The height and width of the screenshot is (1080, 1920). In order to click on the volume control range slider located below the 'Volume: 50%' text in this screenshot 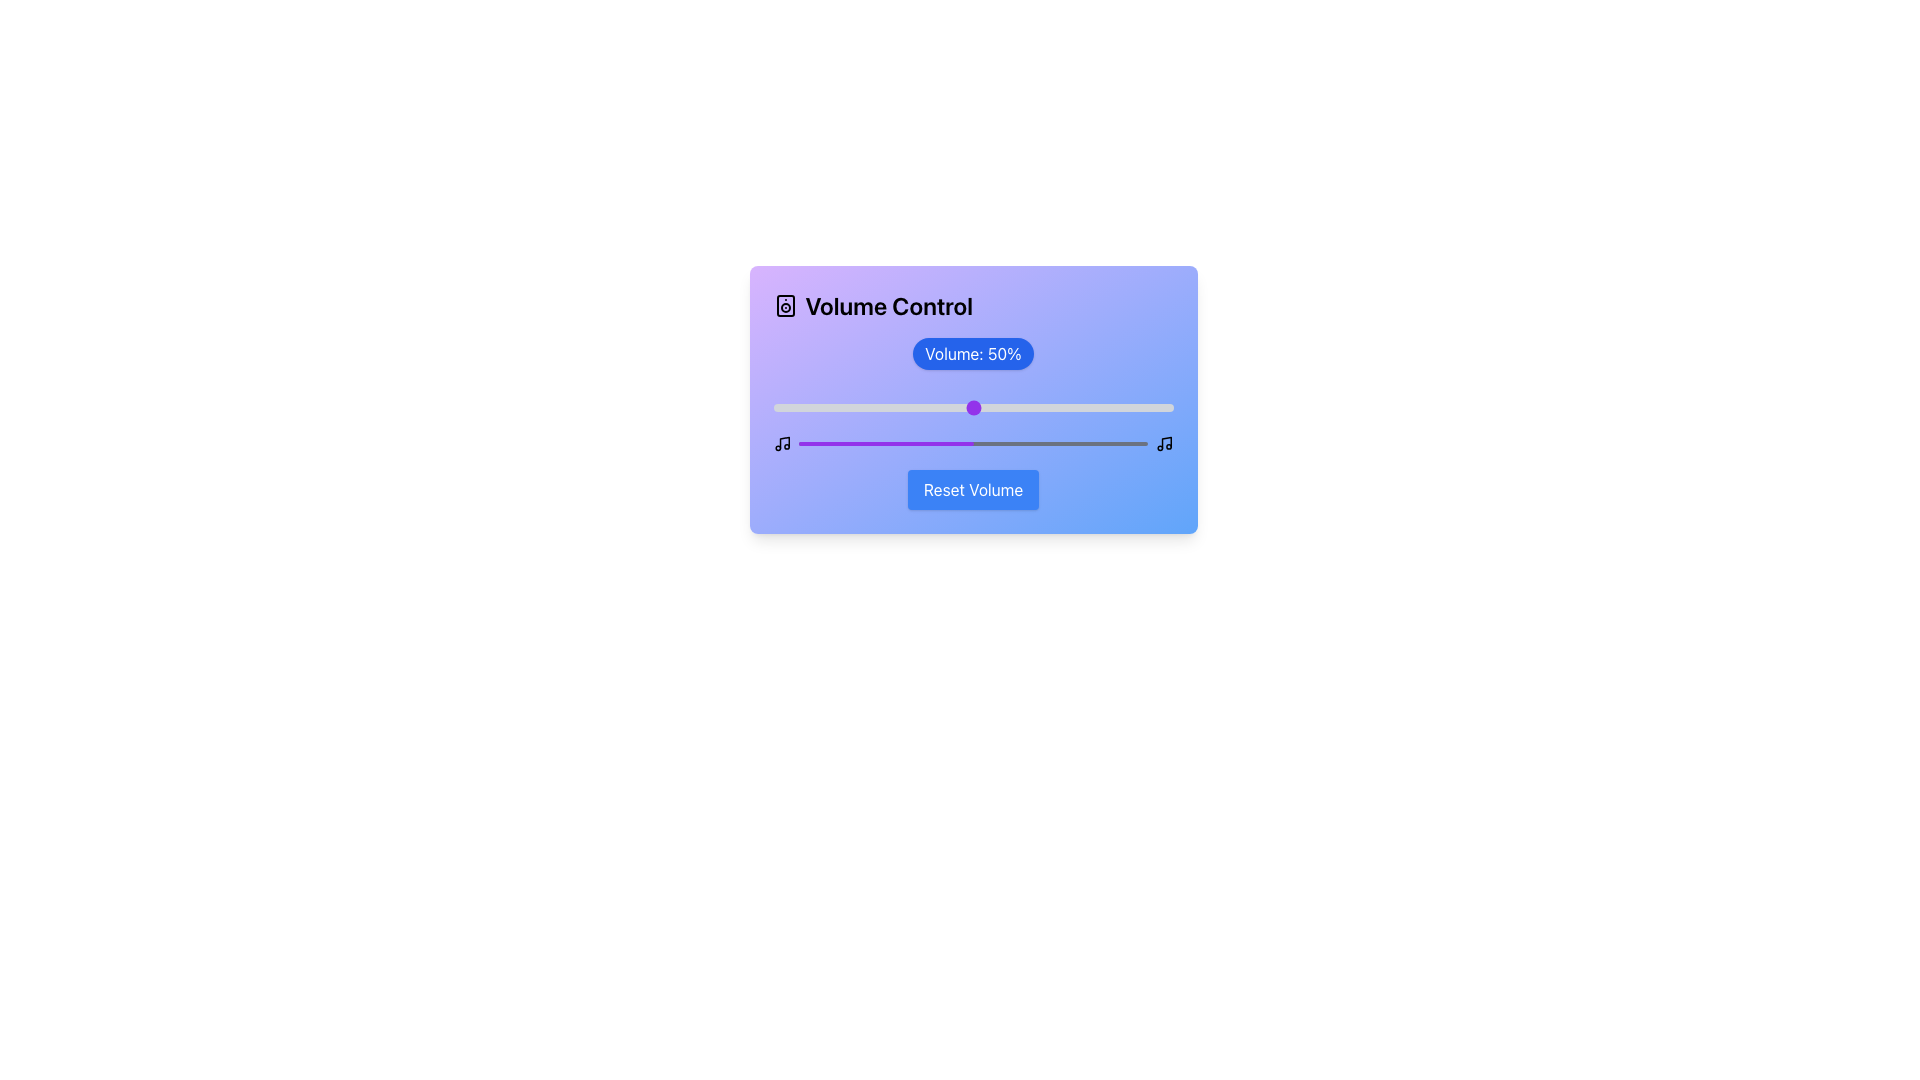, I will do `click(973, 405)`.